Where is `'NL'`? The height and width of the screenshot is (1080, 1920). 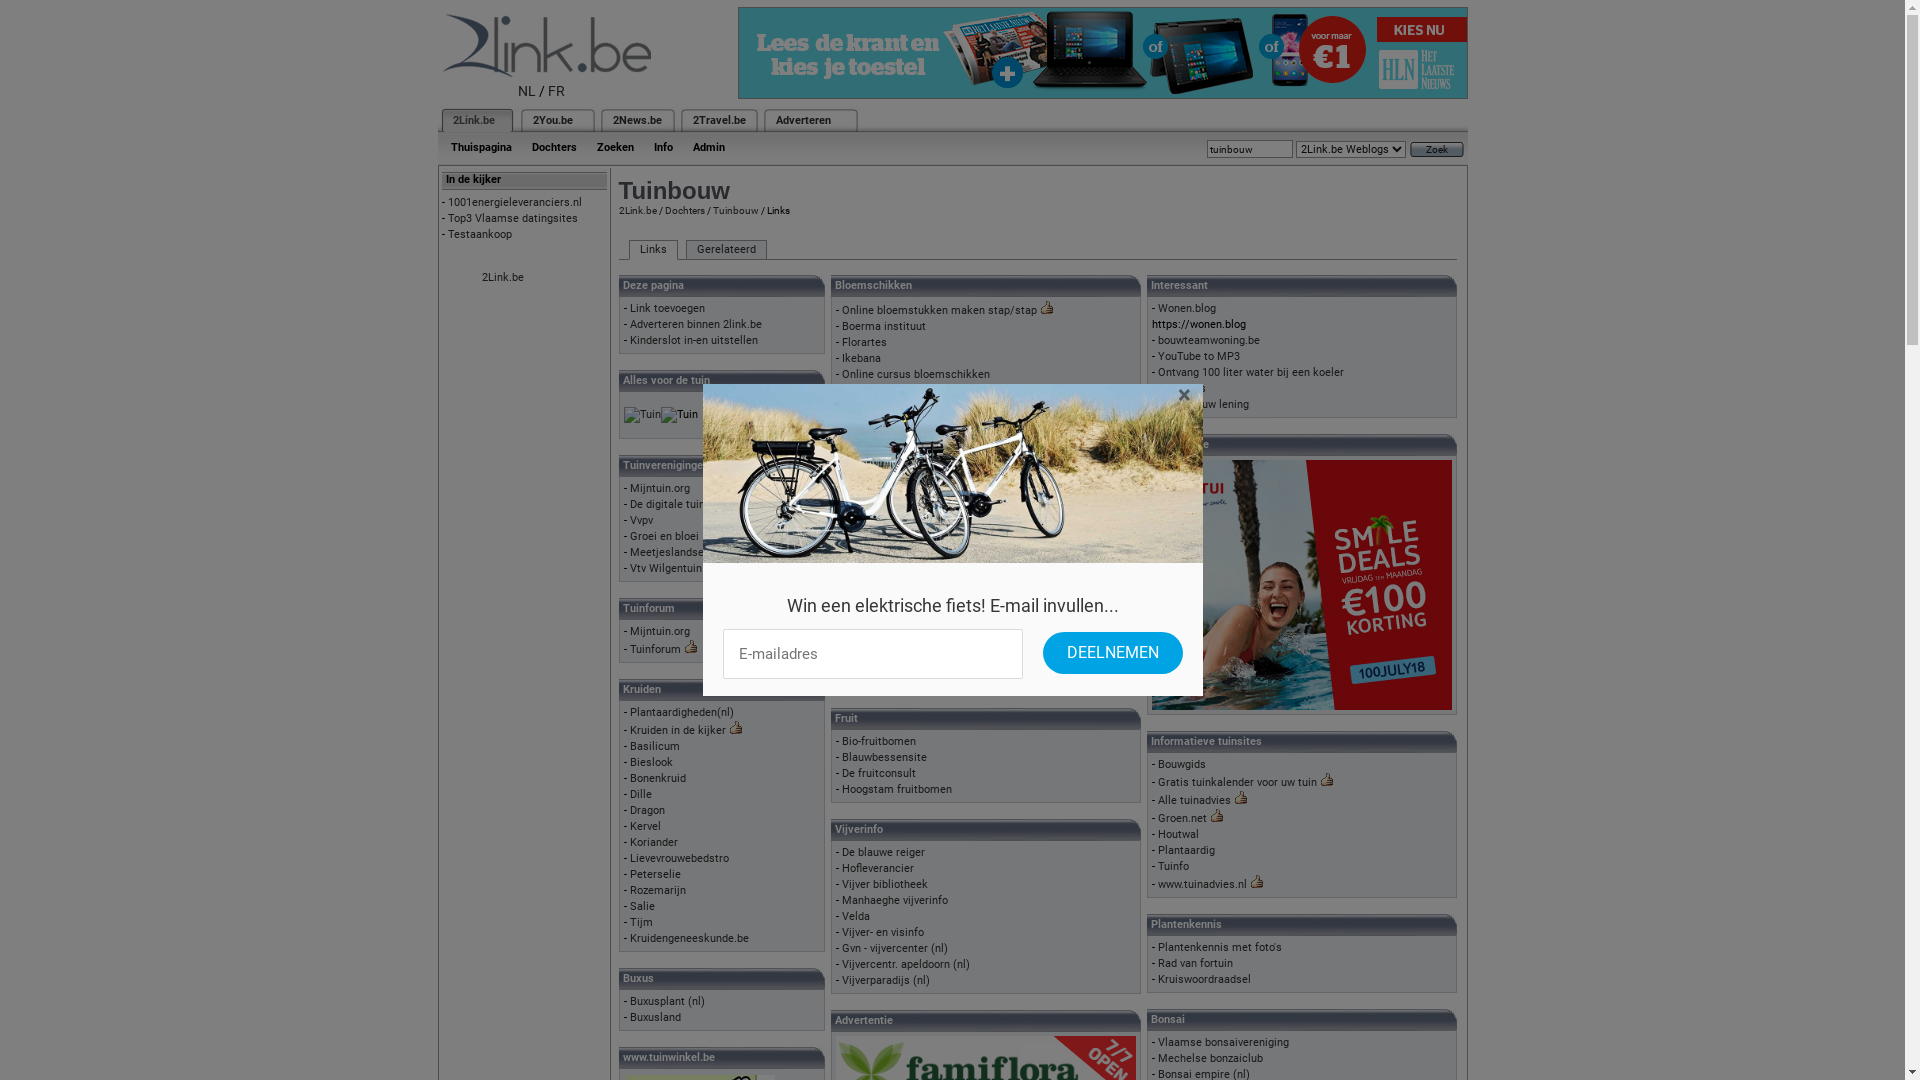 'NL' is located at coordinates (527, 91).